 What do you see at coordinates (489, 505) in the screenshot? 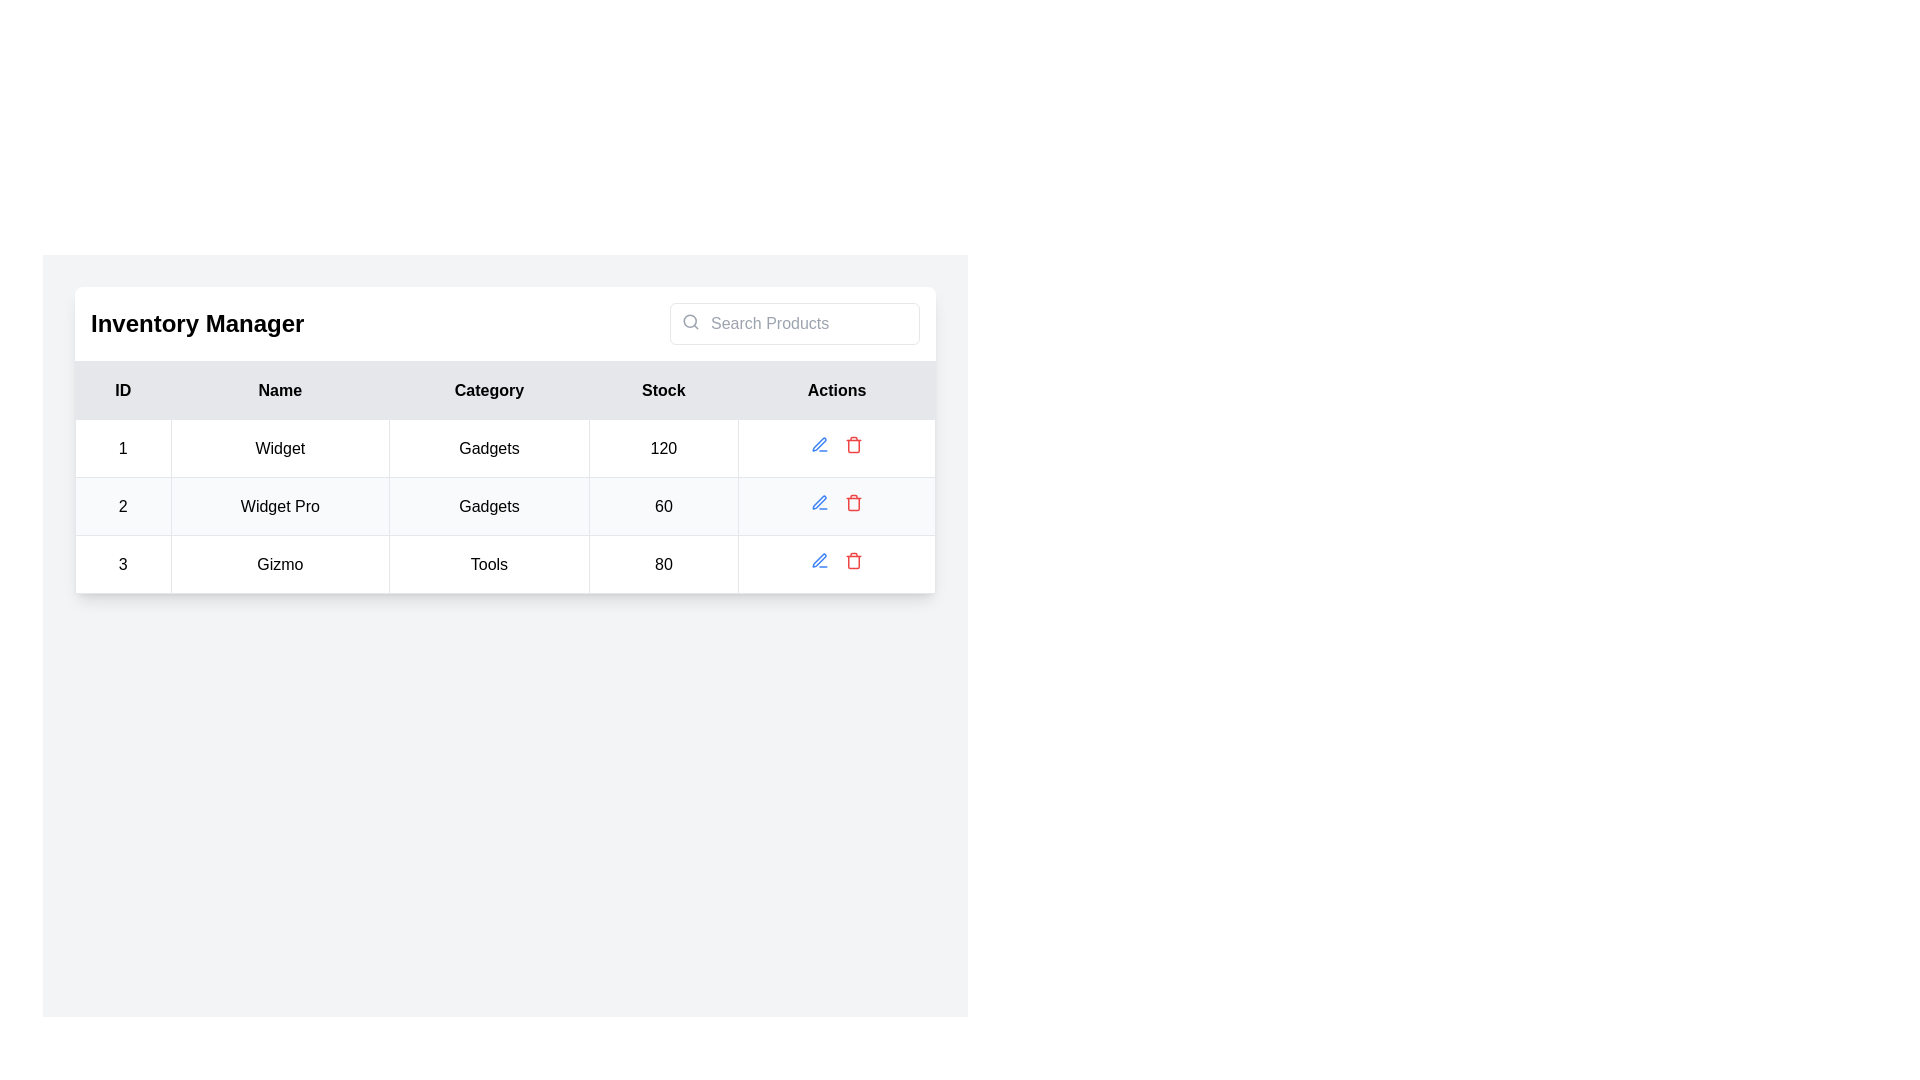
I see `the Text Label representing the category of the product 'Widget Pro' in the inventory table, located in the 'Category' column of the second row` at bounding box center [489, 505].